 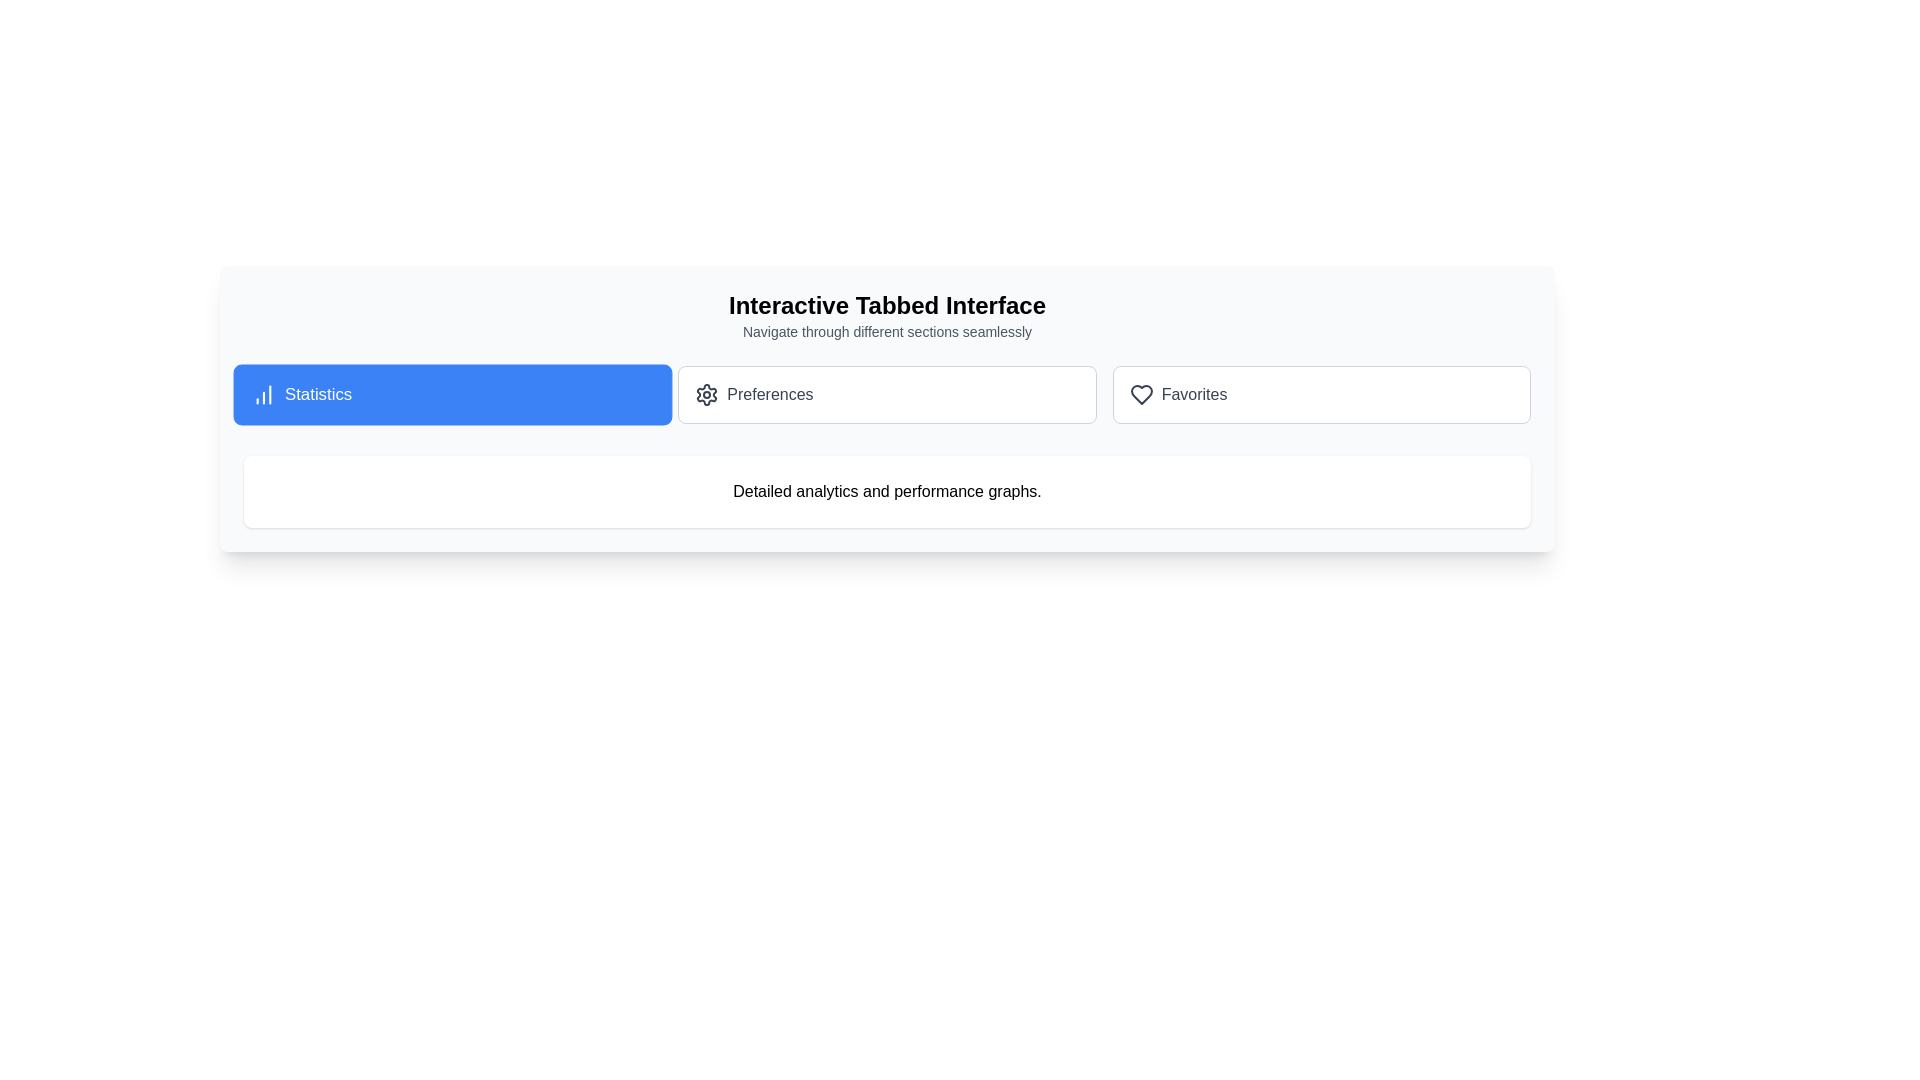 What do you see at coordinates (1321, 394) in the screenshot?
I see `the tab labeled Favorites` at bounding box center [1321, 394].